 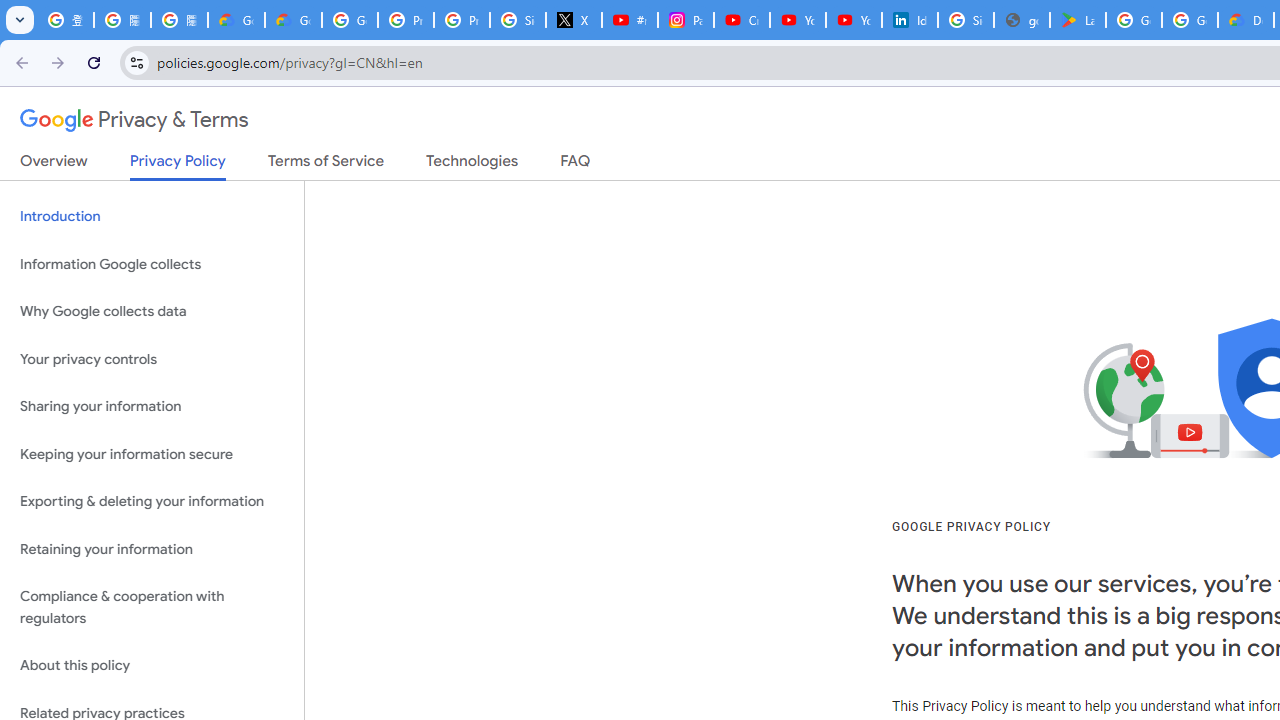 I want to click on 'Last Shelter: Survival - Apps on Google Play', so click(x=1076, y=20).